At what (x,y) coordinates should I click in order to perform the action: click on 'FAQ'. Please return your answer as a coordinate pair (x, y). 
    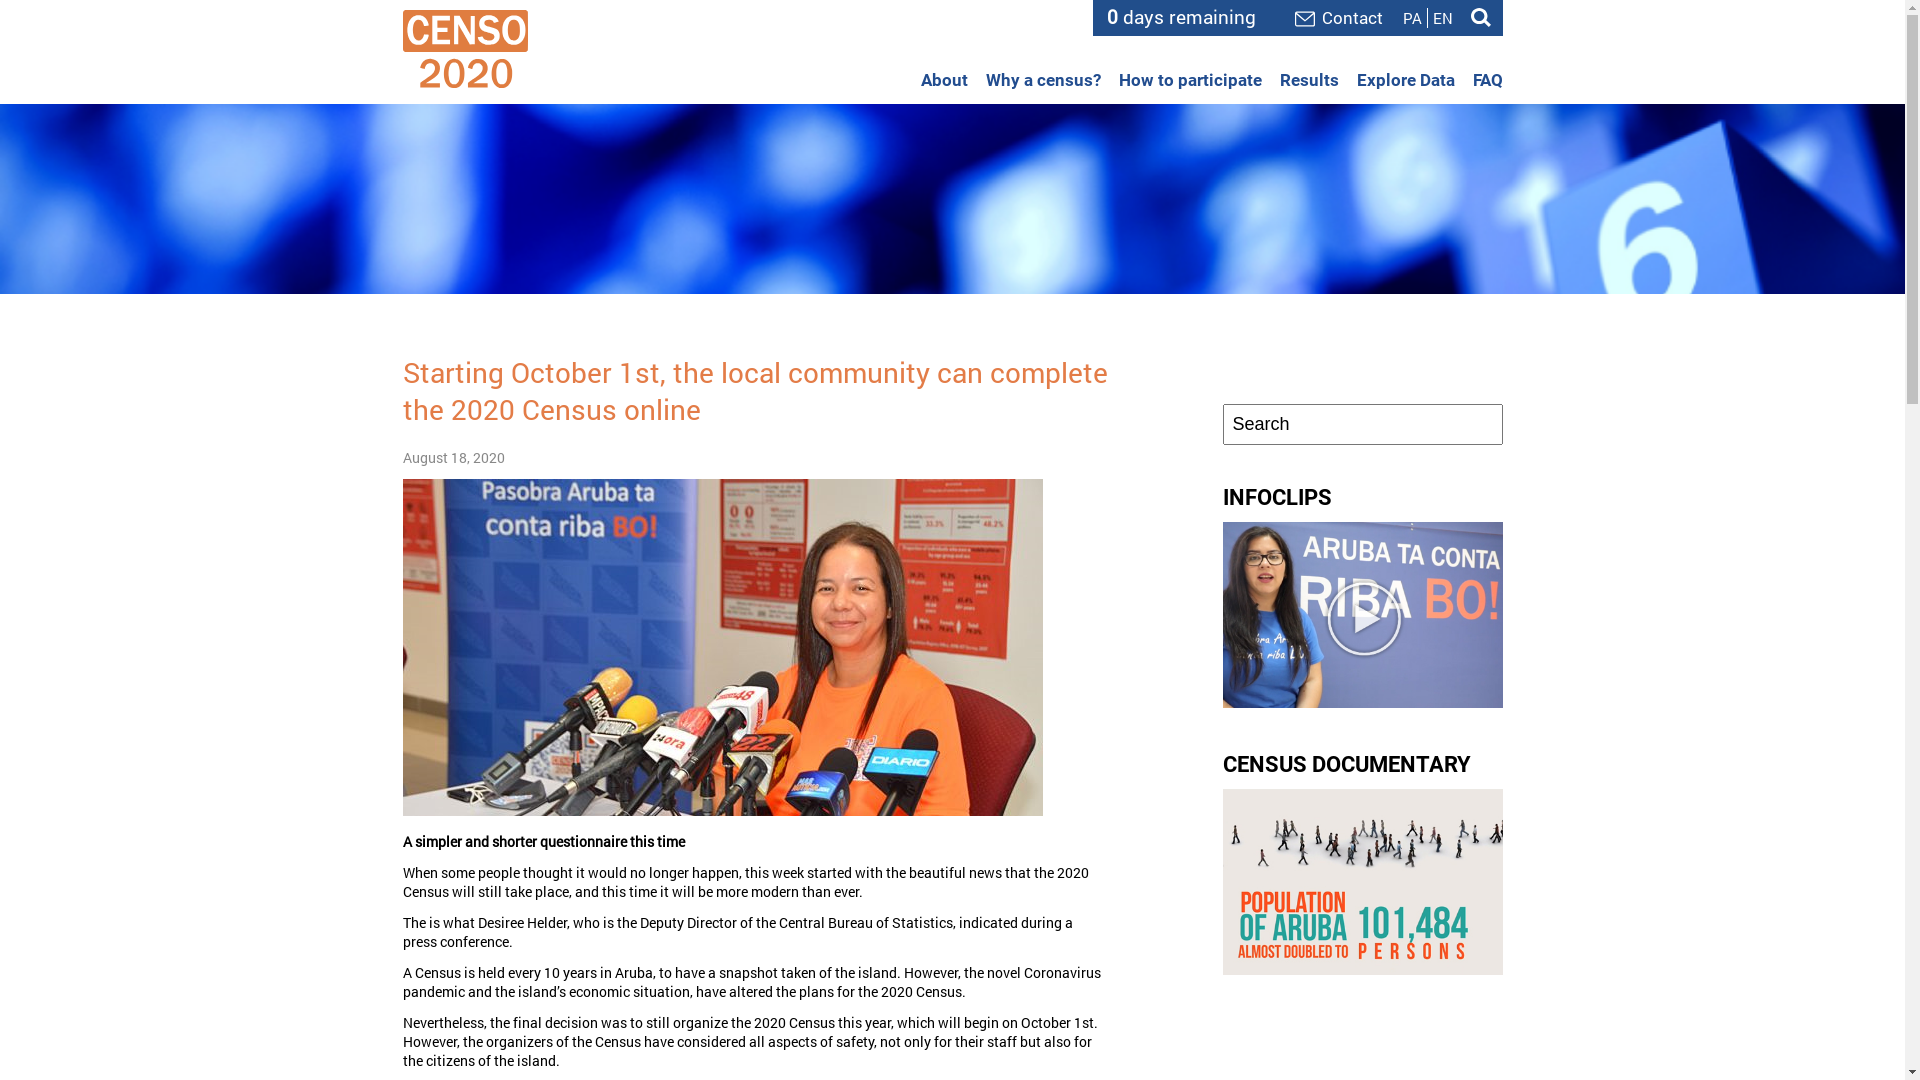
    Looking at the image, I should click on (1487, 79).